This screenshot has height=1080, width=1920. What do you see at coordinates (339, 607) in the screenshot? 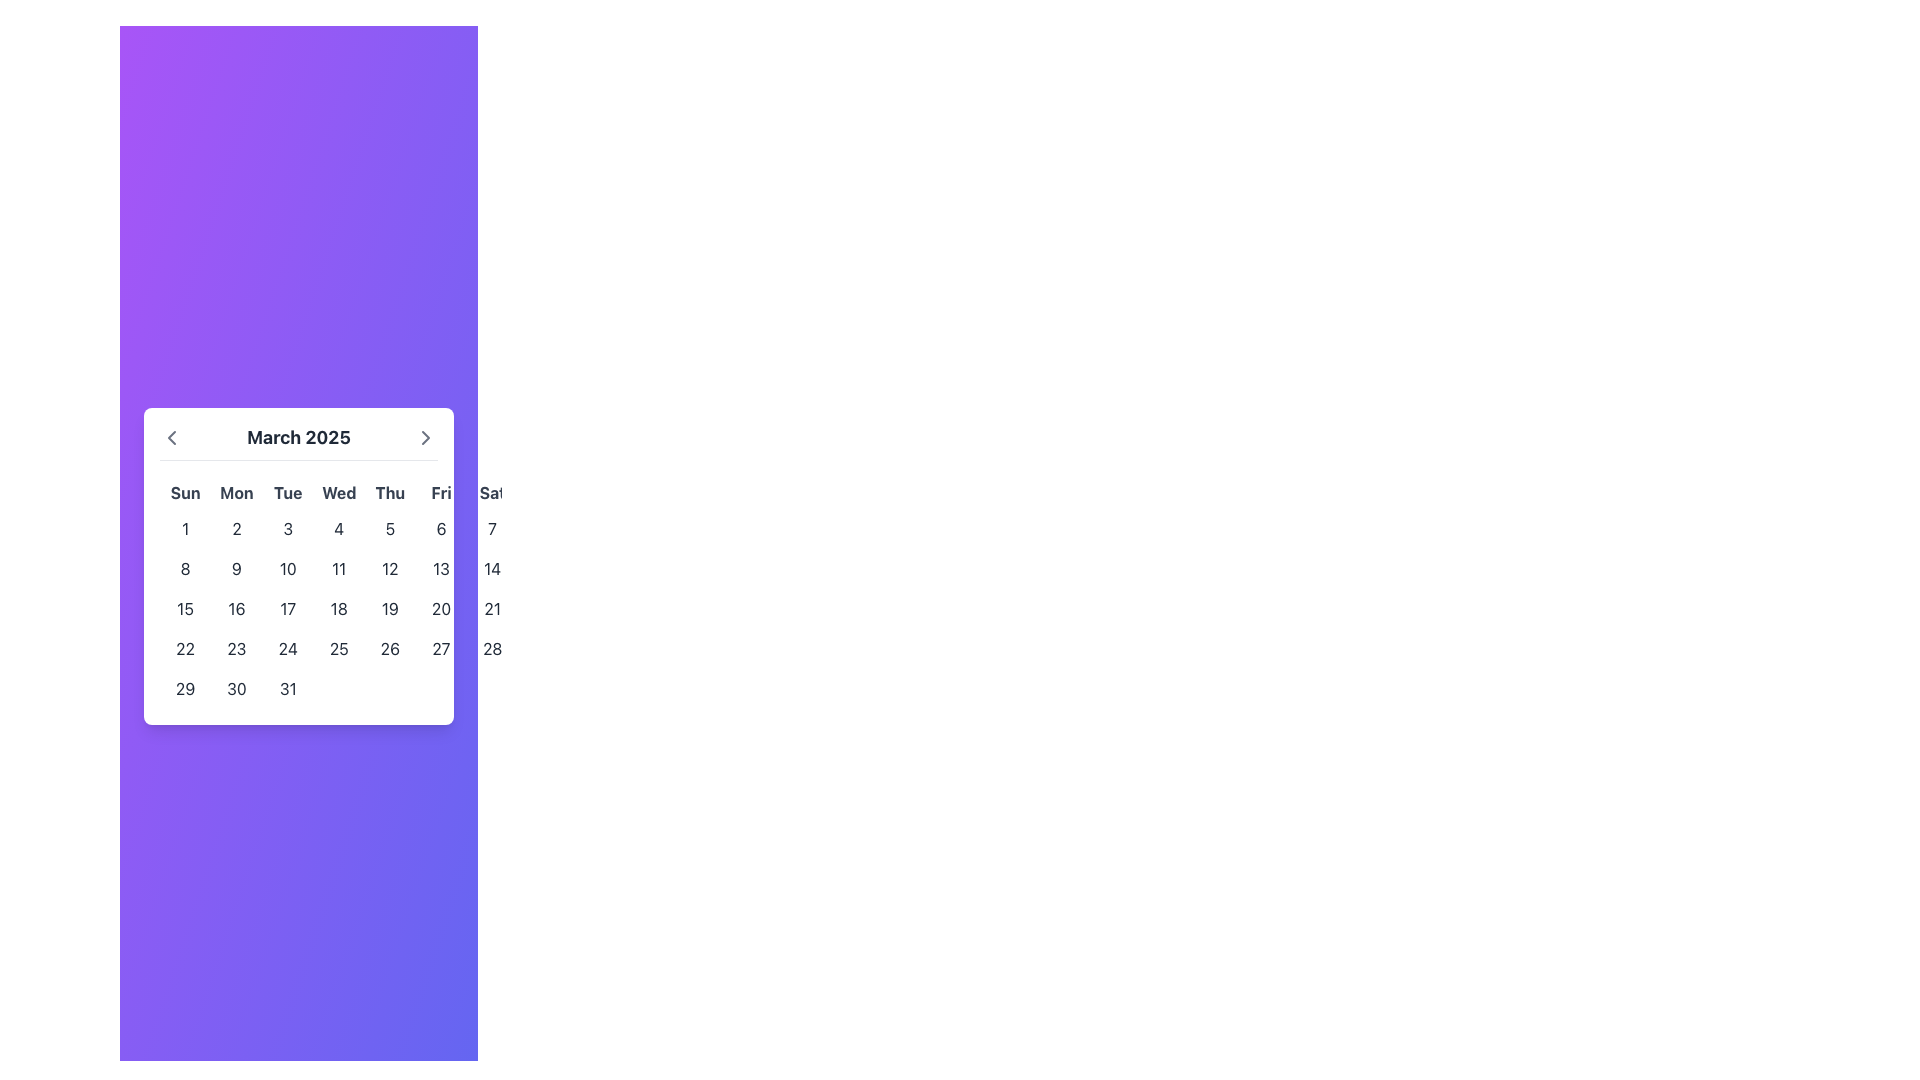
I see `the date selector element representing the date '18'` at bounding box center [339, 607].